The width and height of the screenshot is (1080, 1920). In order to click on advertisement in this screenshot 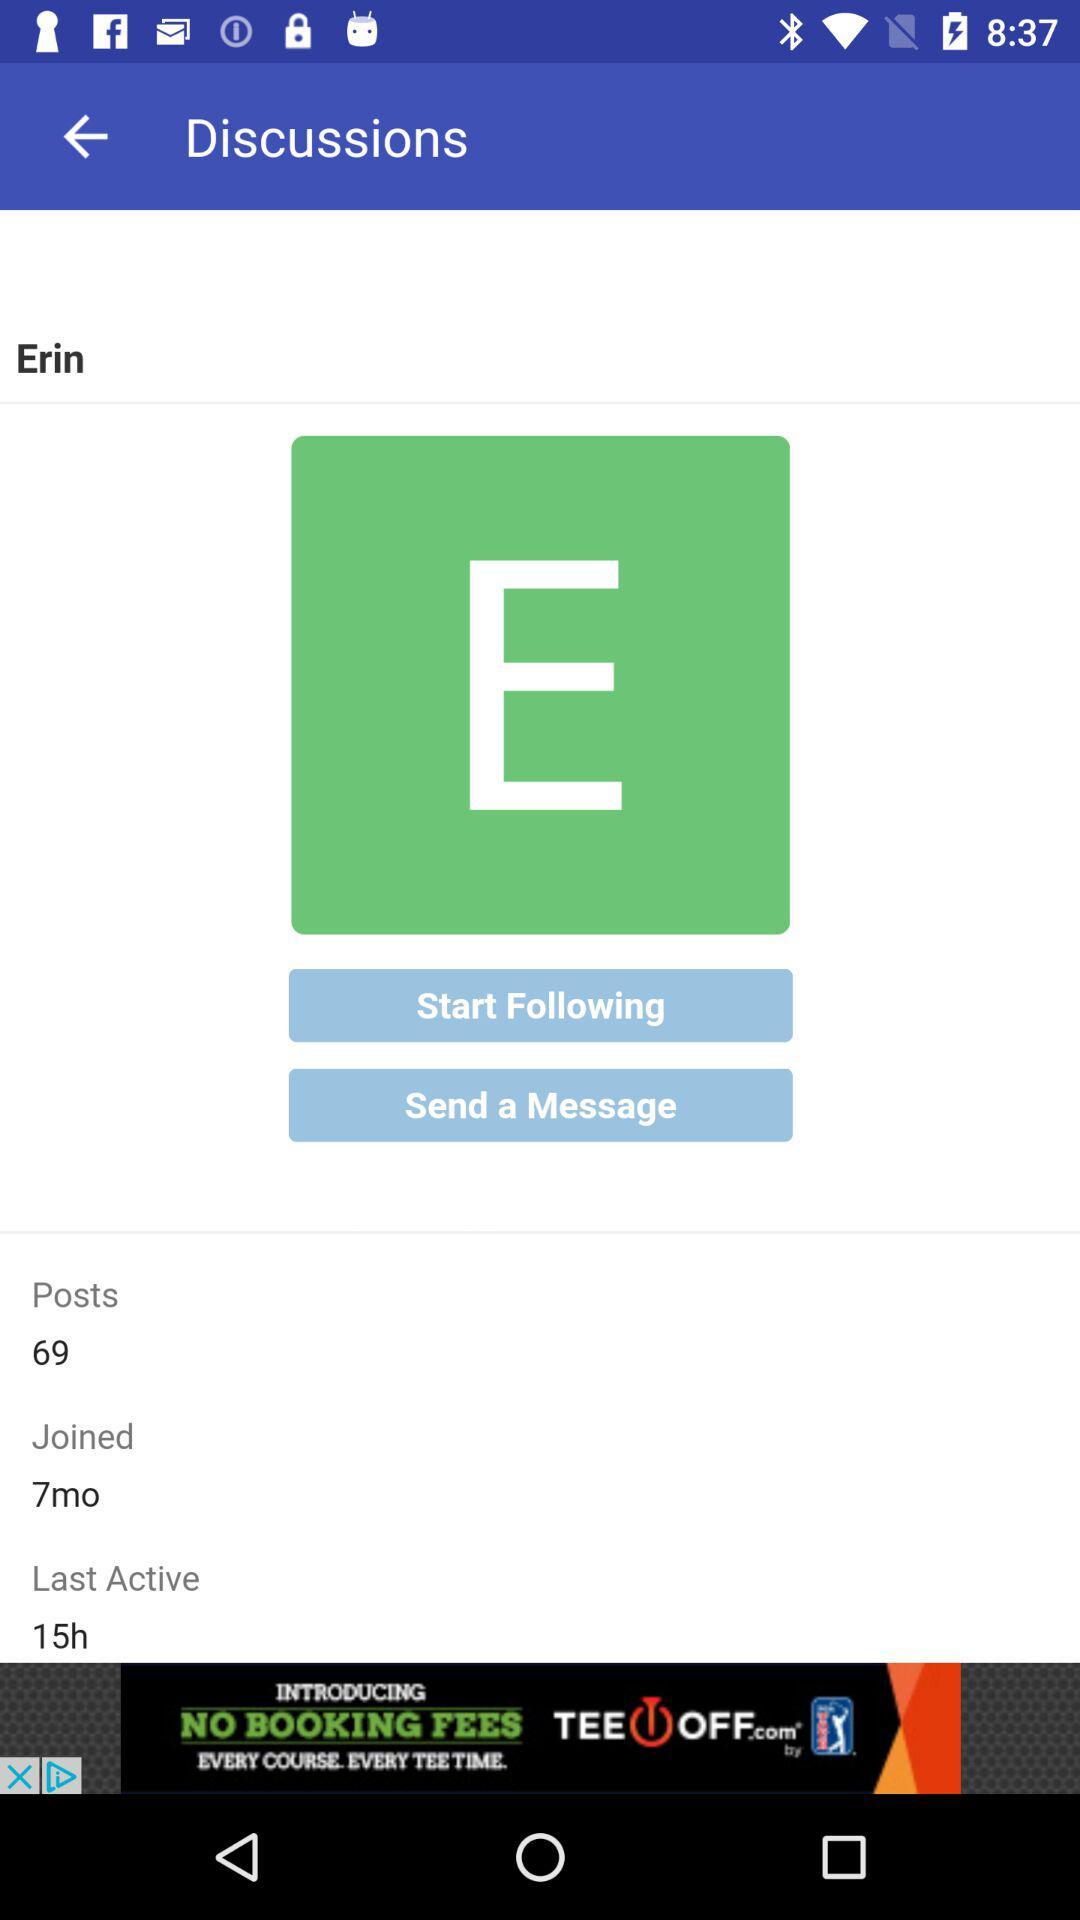, I will do `click(540, 1727)`.